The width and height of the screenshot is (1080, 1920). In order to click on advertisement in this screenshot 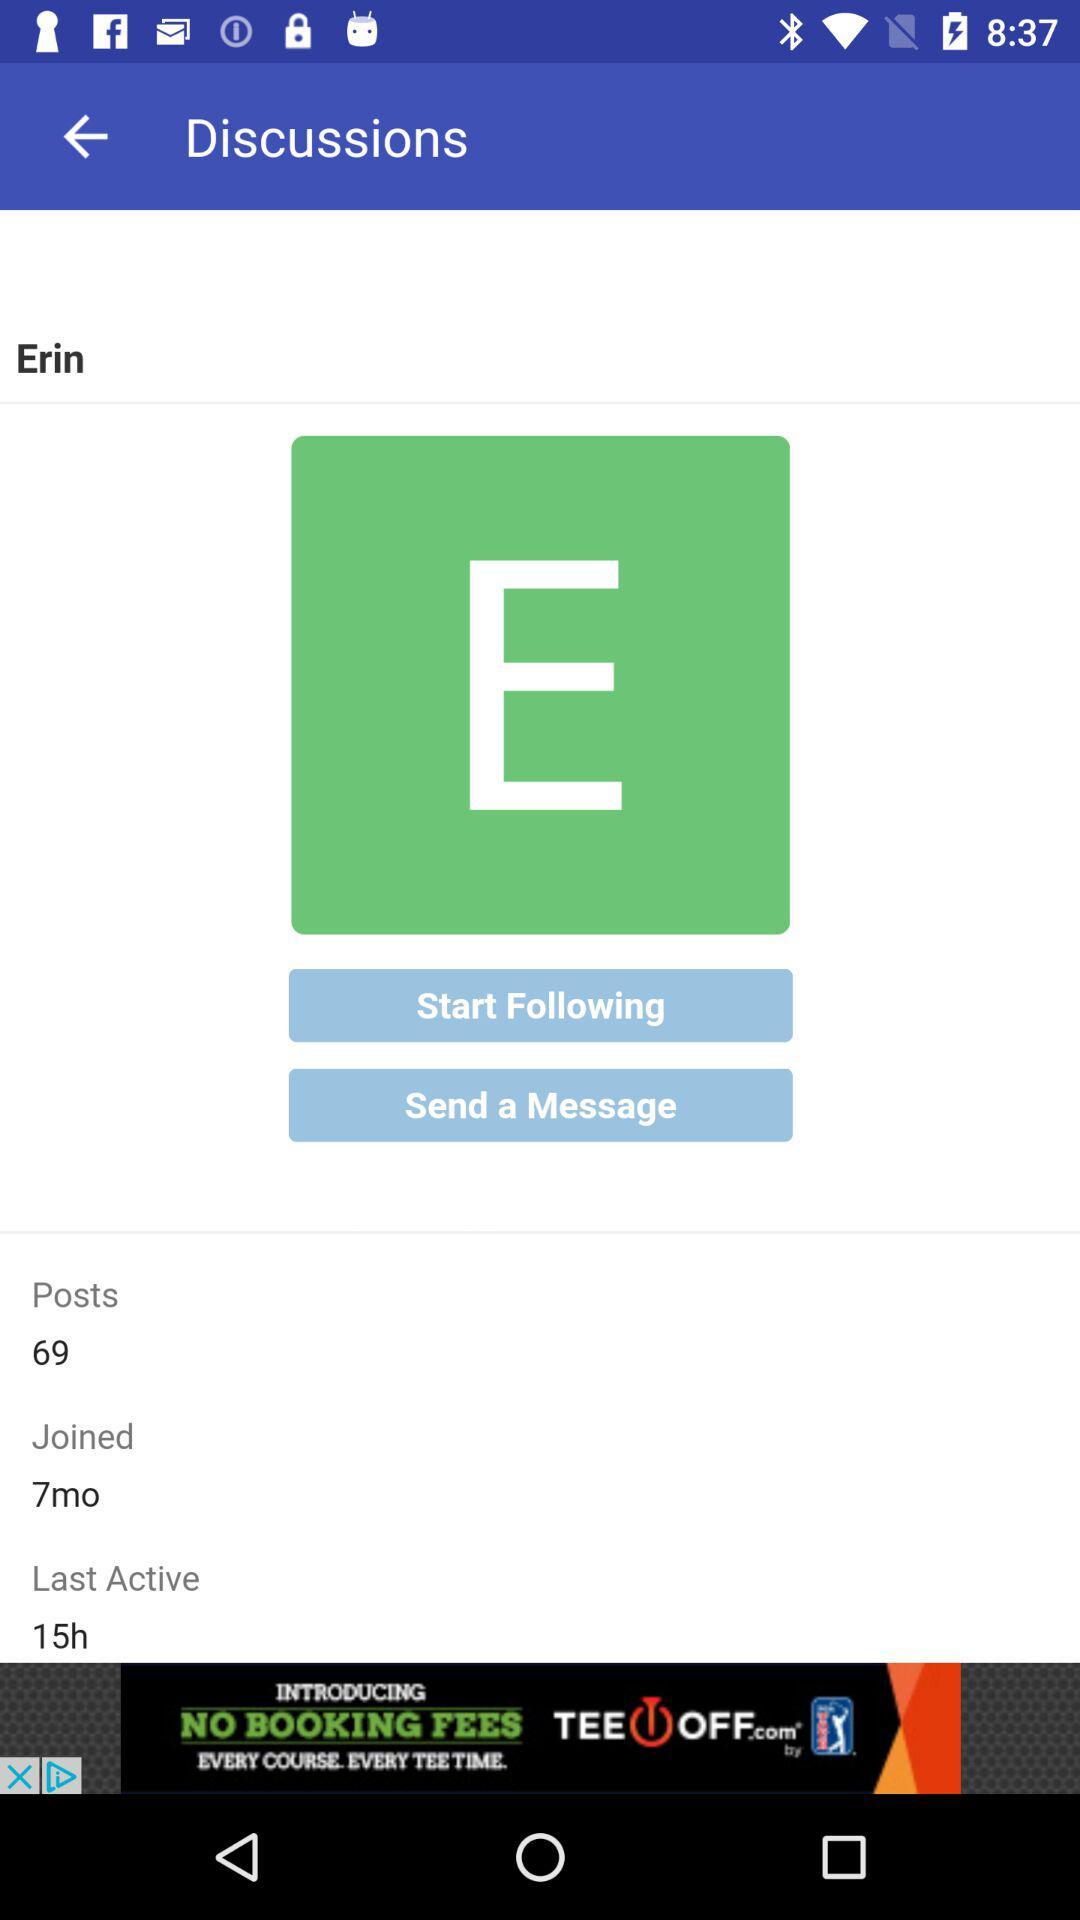, I will do `click(540, 1727)`.